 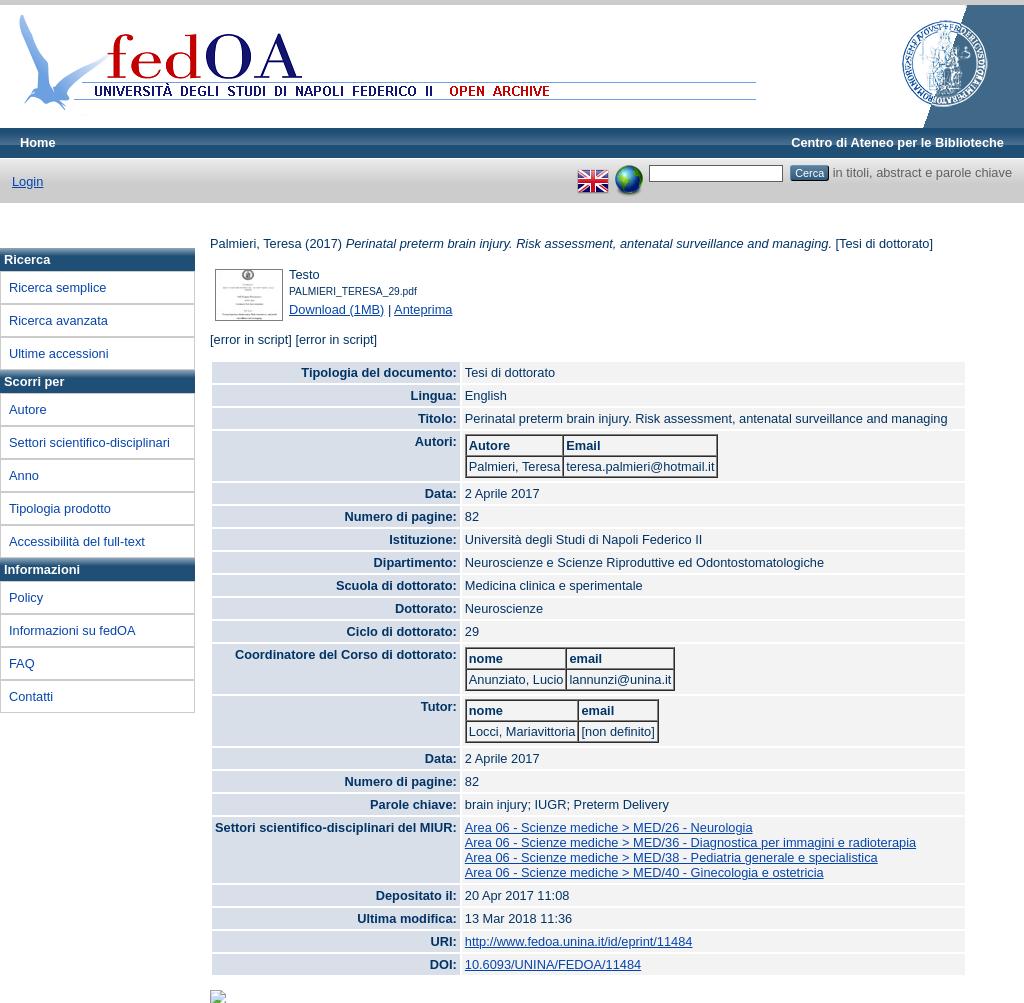 What do you see at coordinates (642, 872) in the screenshot?
I see `'Area 06 - Scienze mediche > MED/40 - Ginecologia e ostetricia'` at bounding box center [642, 872].